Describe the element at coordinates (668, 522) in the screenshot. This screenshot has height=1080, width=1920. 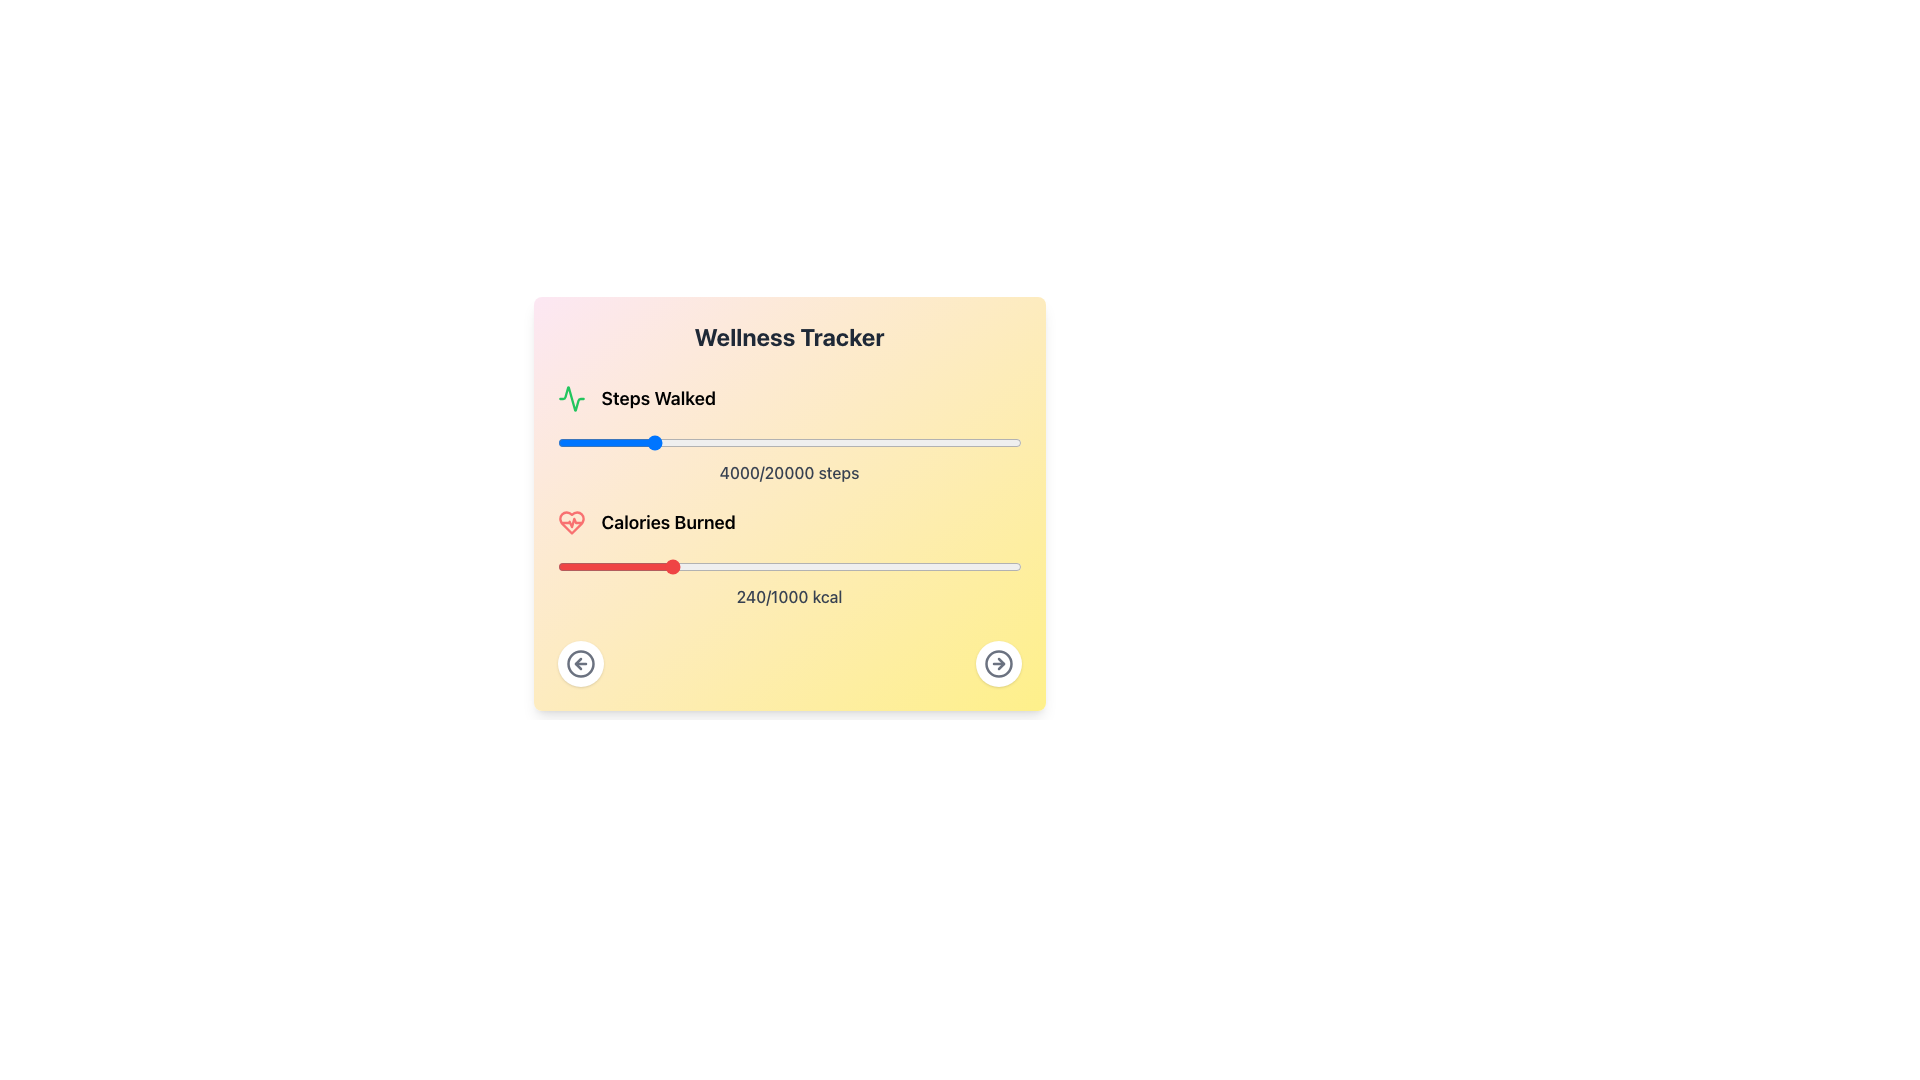
I see `the Text label indicating 'calories burned', which is located in the bottom section of the wellness tracker card, to the right of the red heart icon` at that location.